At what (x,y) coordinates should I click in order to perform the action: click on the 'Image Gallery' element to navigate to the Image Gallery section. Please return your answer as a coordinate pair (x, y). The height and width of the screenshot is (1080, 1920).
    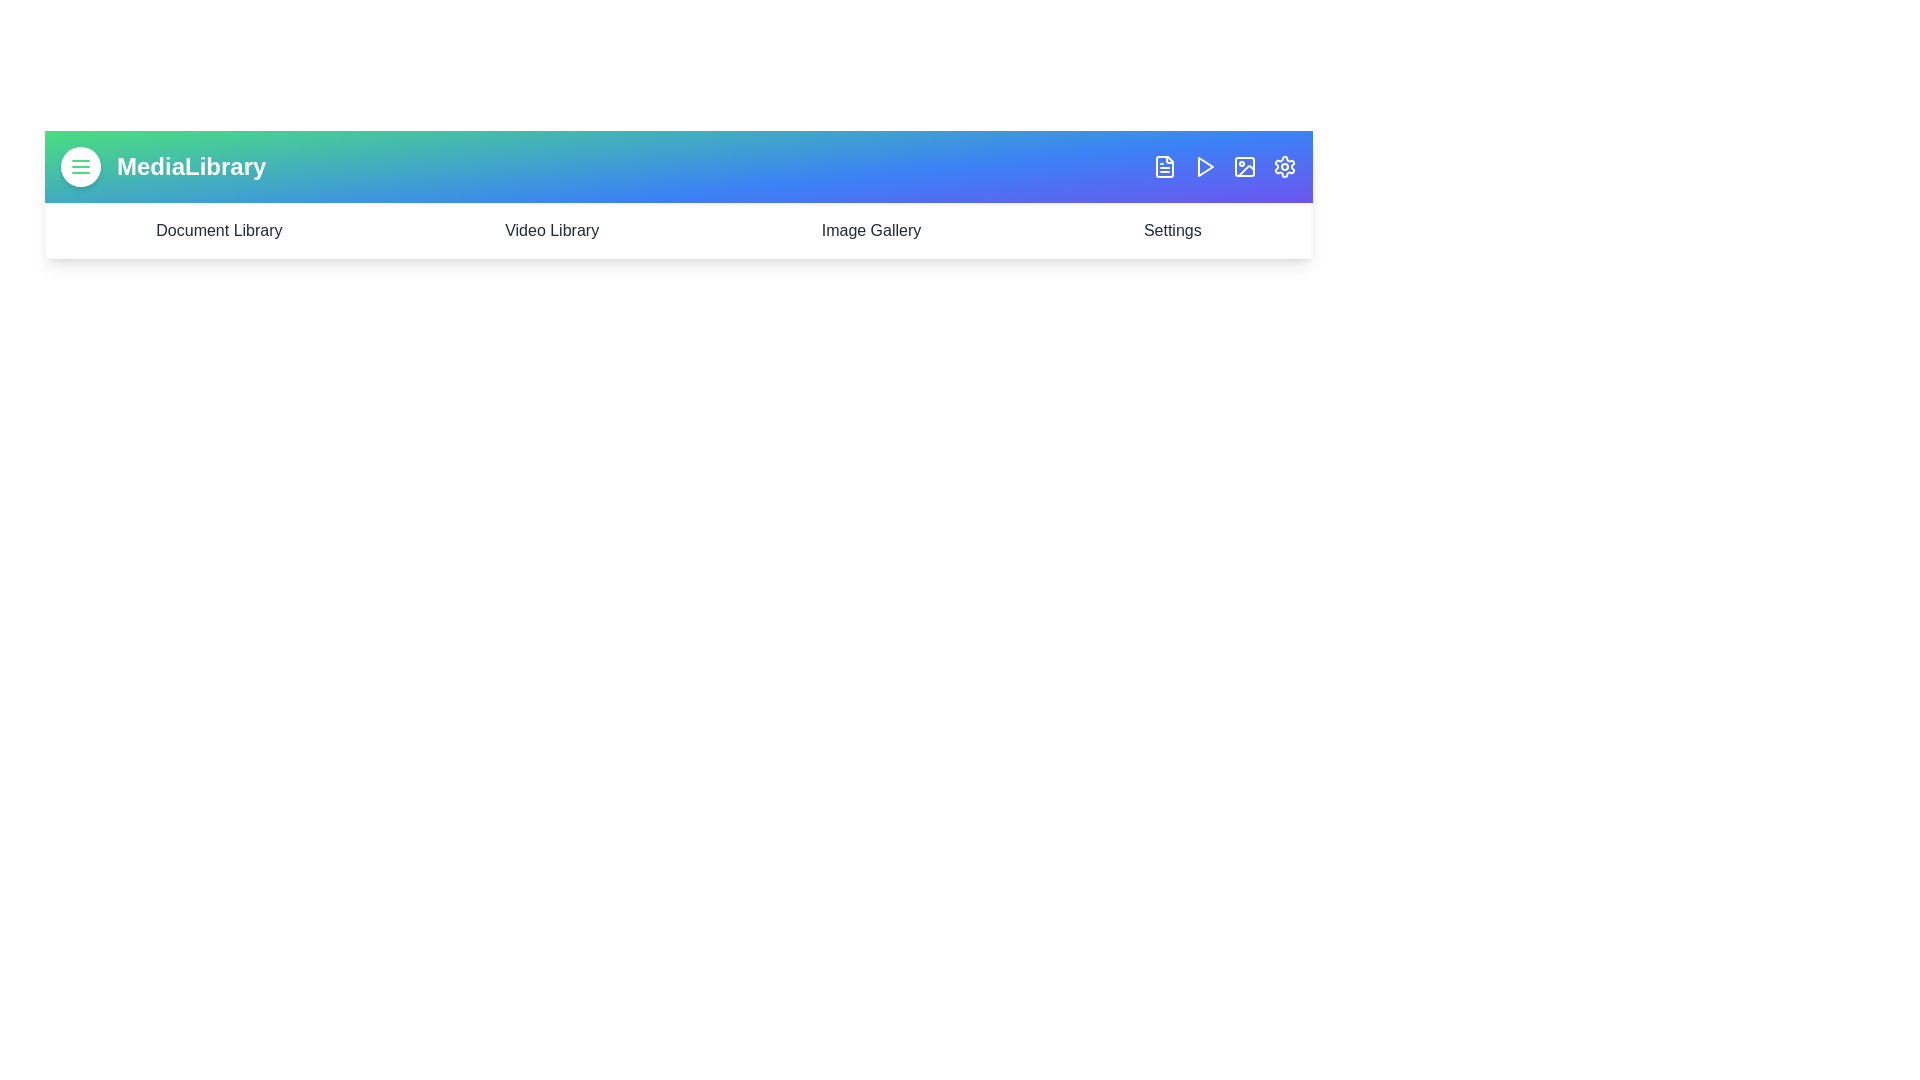
    Looking at the image, I should click on (871, 230).